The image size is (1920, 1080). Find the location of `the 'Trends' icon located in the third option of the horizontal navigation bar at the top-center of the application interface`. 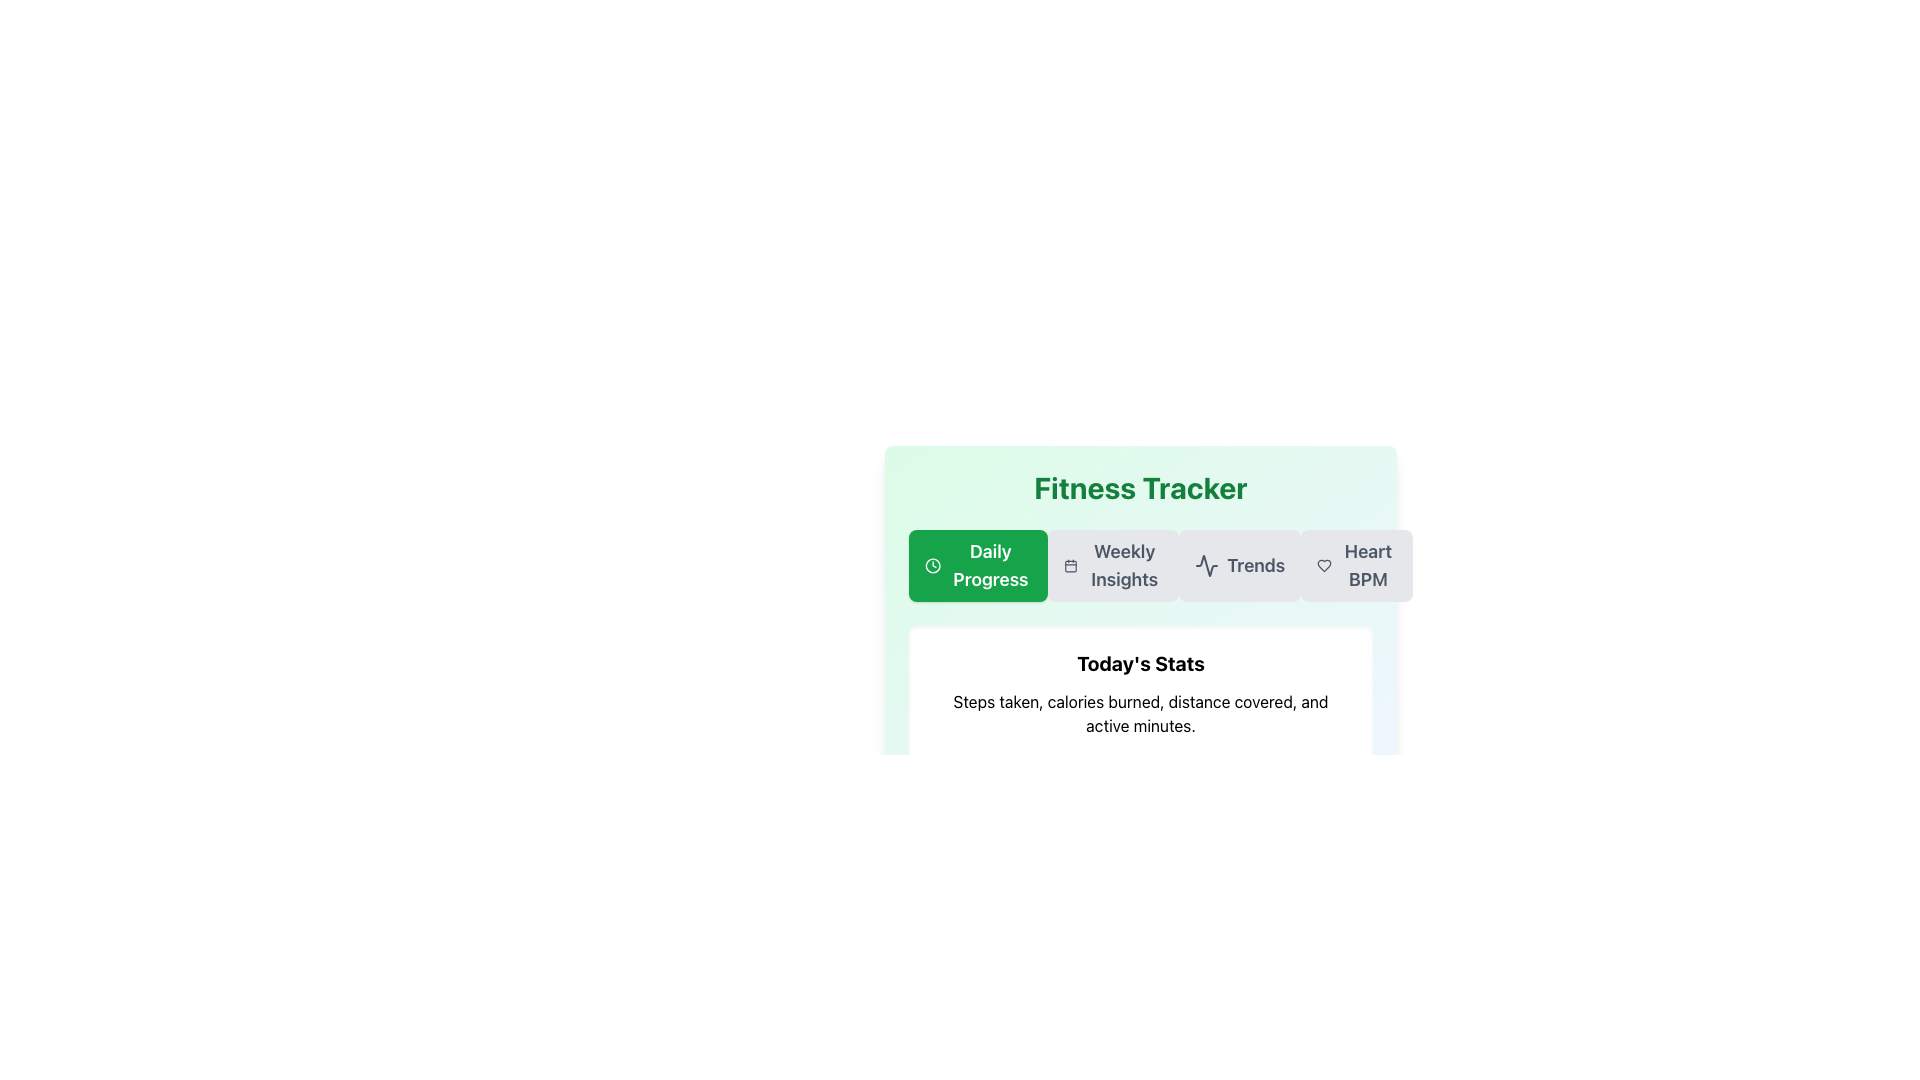

the 'Trends' icon located in the third option of the horizontal navigation bar at the top-center of the application interface is located at coordinates (1206, 566).